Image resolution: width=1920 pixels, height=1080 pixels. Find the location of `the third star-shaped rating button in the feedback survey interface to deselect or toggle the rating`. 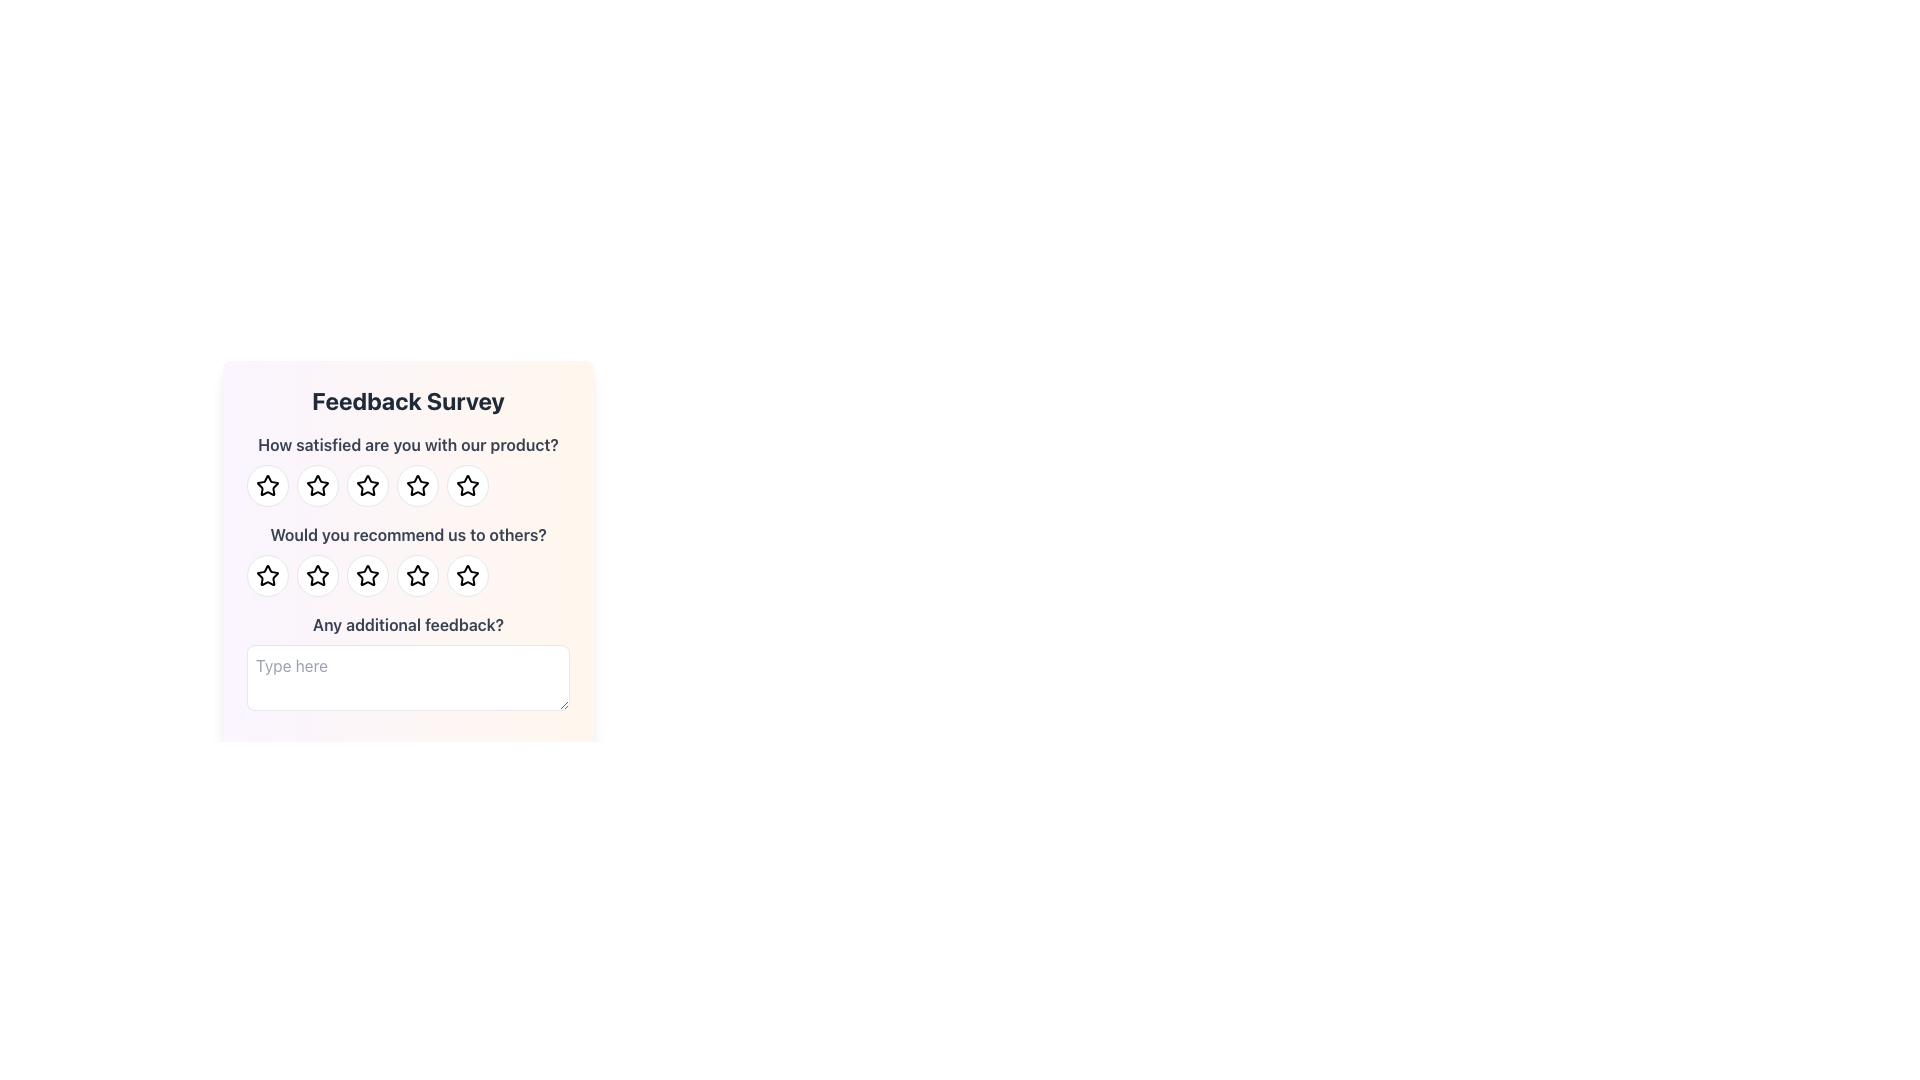

the third star-shaped rating button in the feedback survey interface to deselect or toggle the rating is located at coordinates (368, 486).